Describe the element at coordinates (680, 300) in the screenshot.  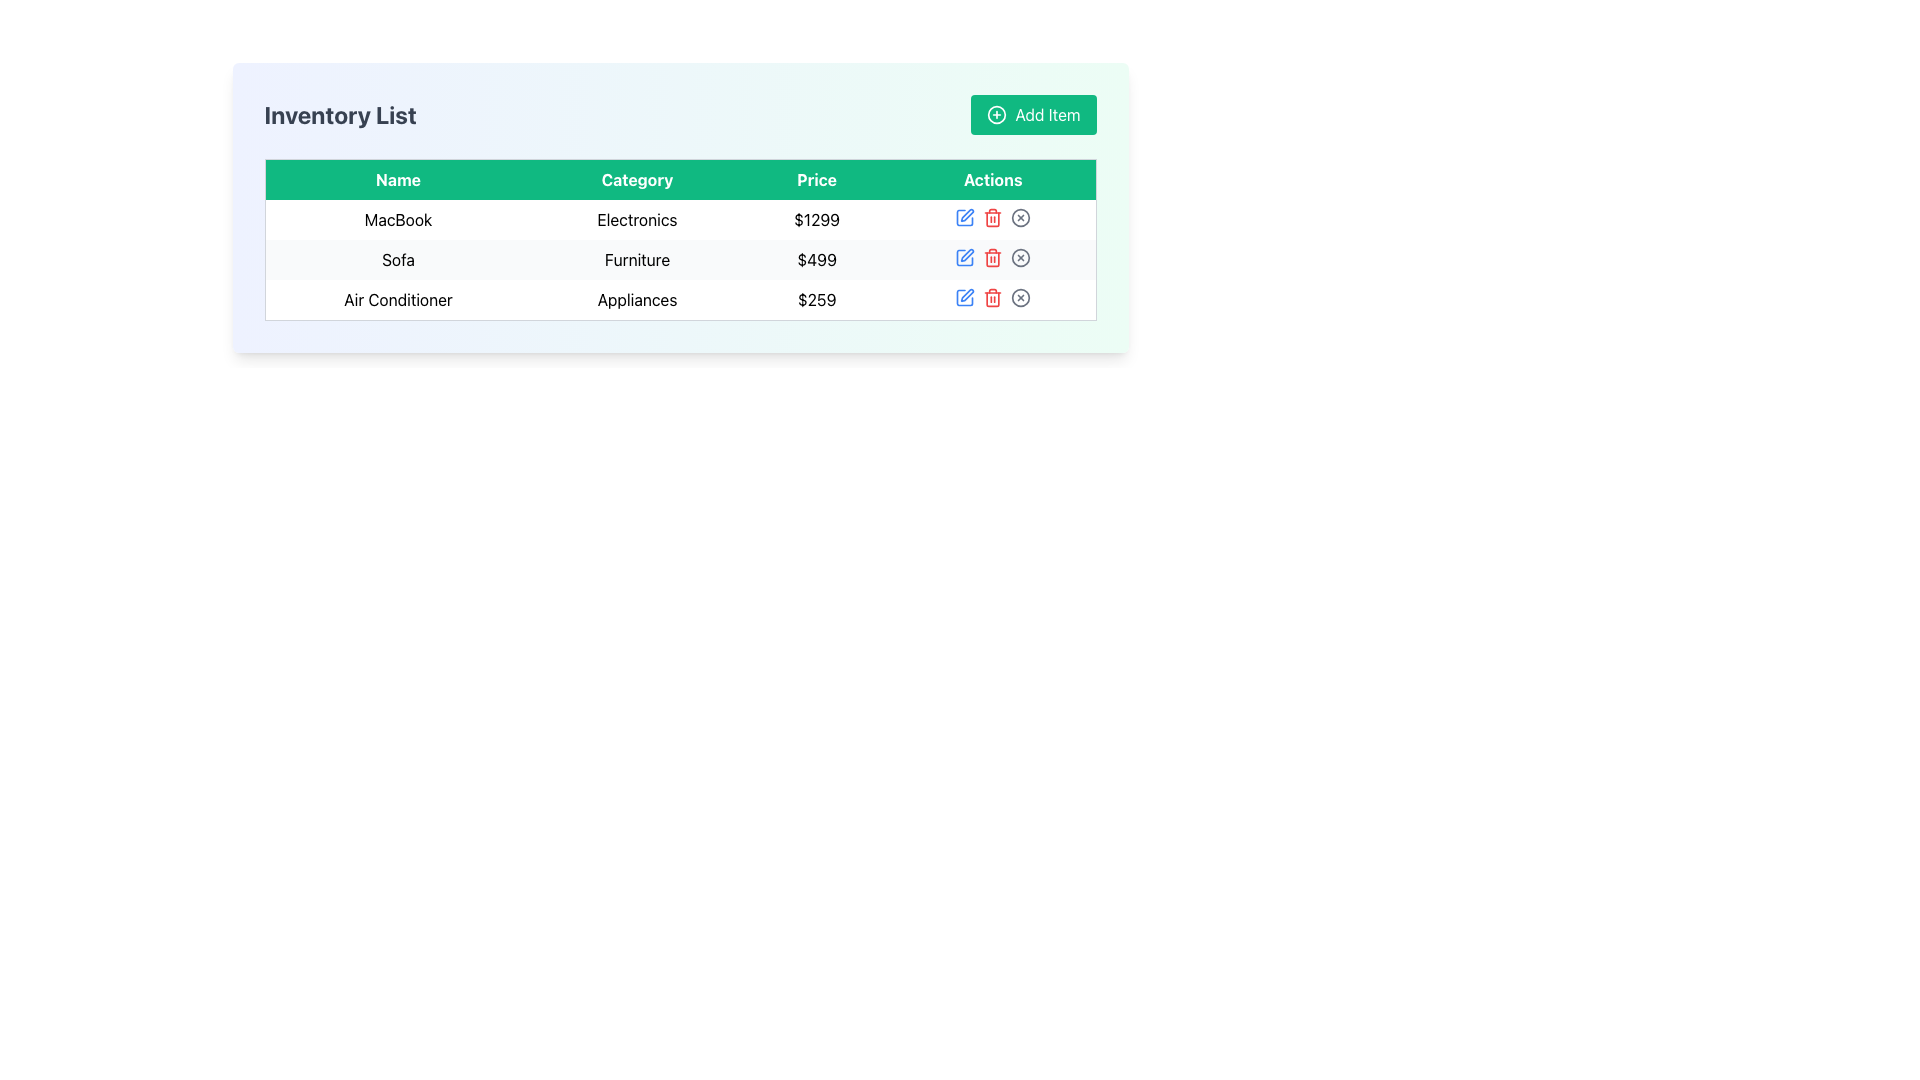
I see `the third row in the inventory list displaying details for the item 'Air Conditioner', which includes its name, category, and price` at that location.